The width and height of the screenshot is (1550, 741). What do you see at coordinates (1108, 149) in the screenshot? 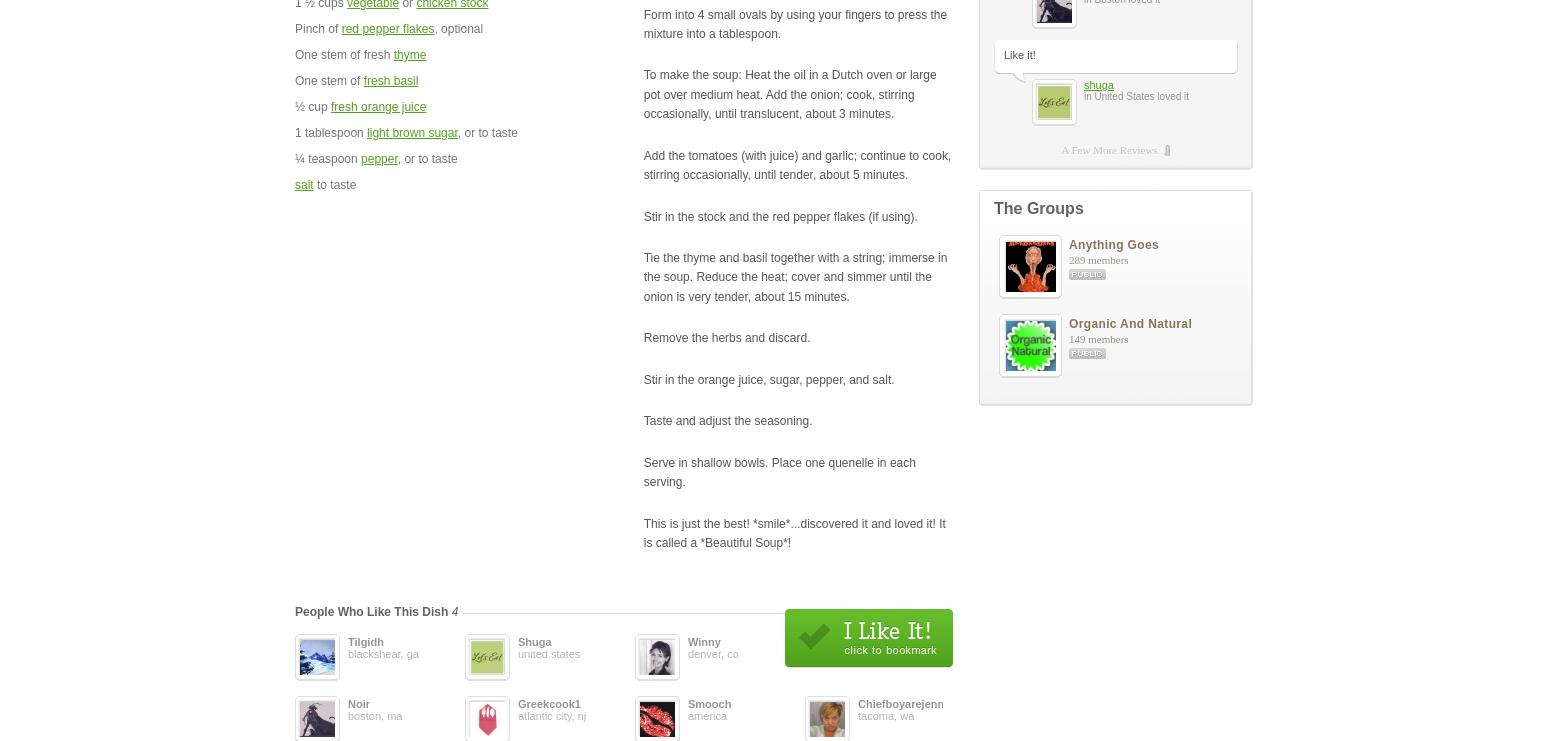
I see `'A Few More Reviews'` at bounding box center [1108, 149].